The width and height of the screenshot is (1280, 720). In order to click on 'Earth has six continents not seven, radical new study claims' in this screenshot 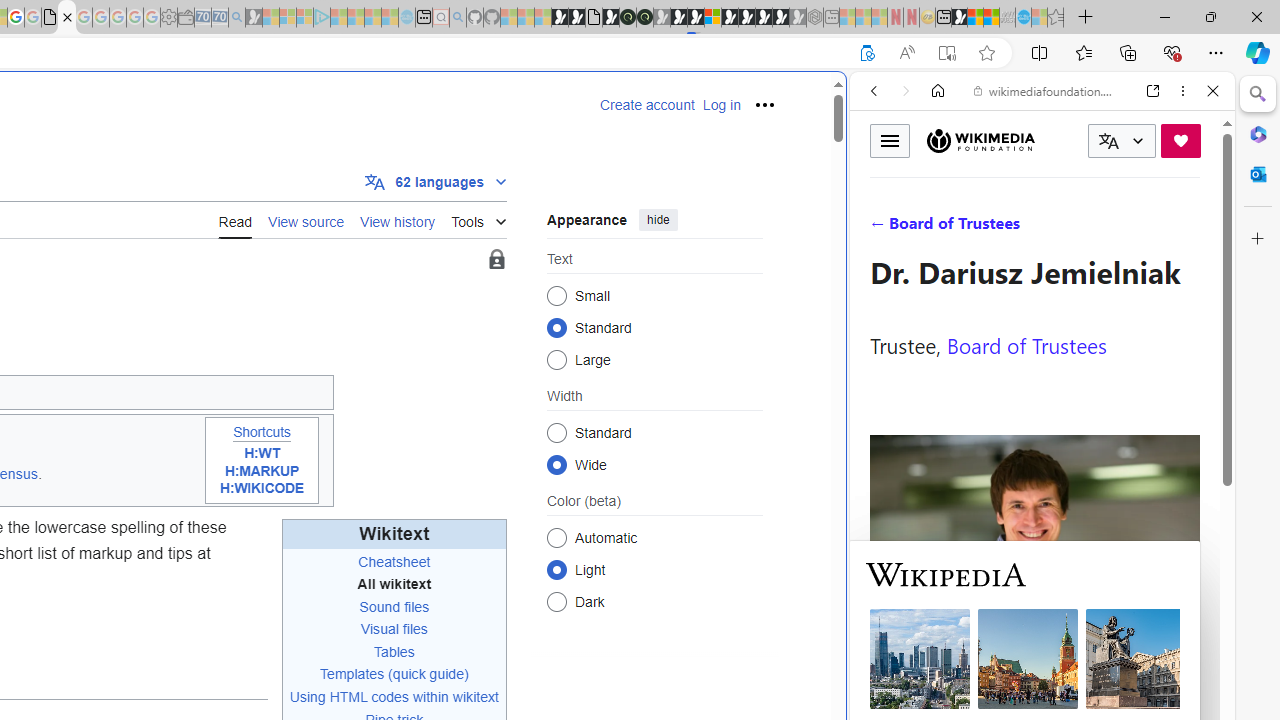, I will do `click(992, 17)`.